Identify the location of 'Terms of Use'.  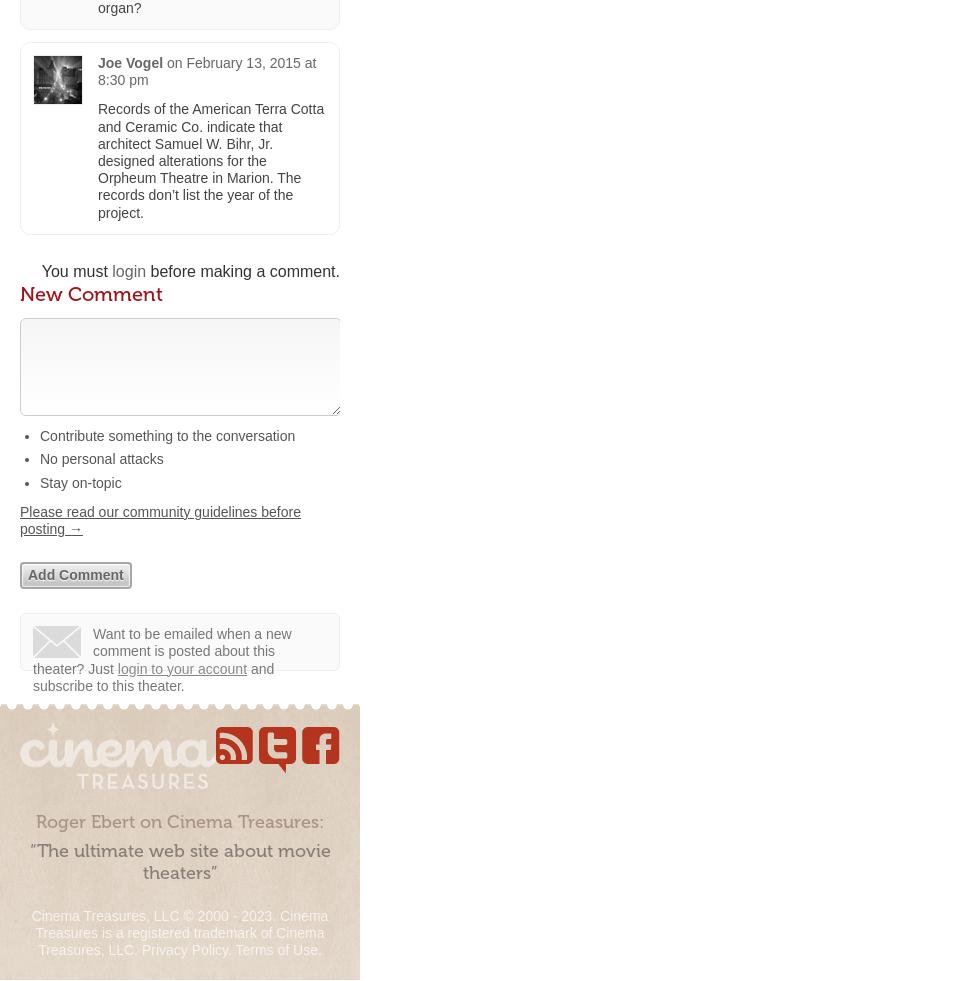
(276, 950).